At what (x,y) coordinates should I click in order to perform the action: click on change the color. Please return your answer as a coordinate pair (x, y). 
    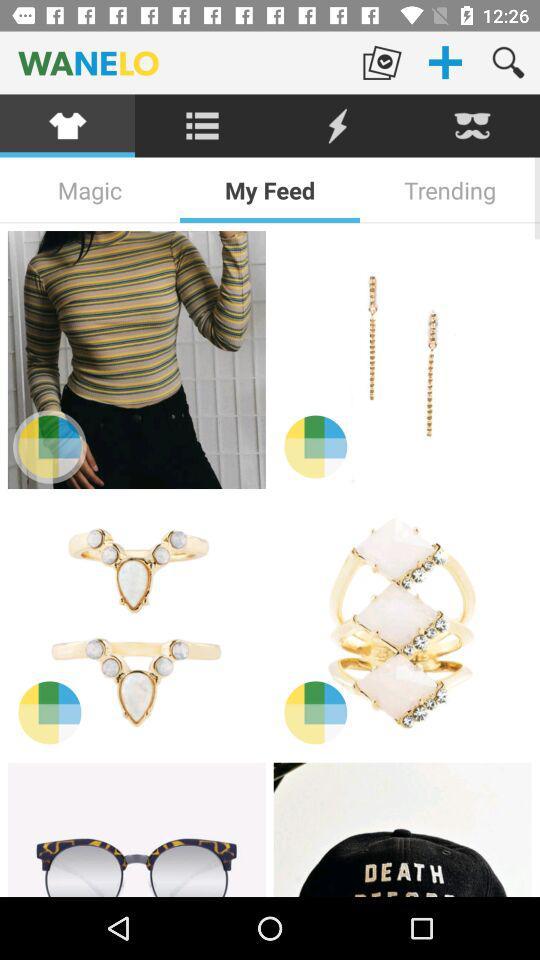
    Looking at the image, I should click on (49, 446).